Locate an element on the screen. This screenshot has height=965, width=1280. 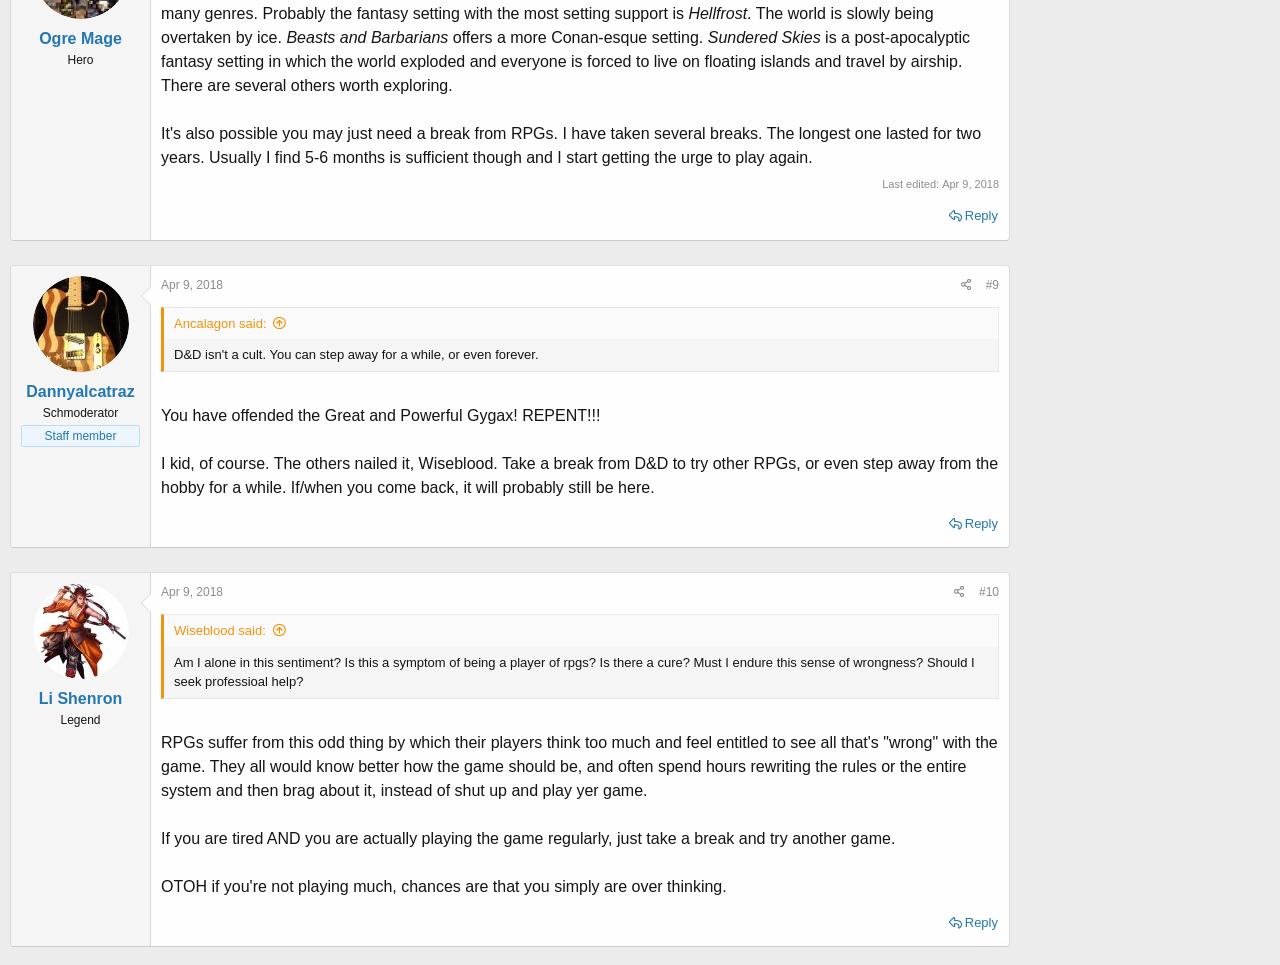
'.  The world is slowly being overtaken by ice.' is located at coordinates (546, 24).